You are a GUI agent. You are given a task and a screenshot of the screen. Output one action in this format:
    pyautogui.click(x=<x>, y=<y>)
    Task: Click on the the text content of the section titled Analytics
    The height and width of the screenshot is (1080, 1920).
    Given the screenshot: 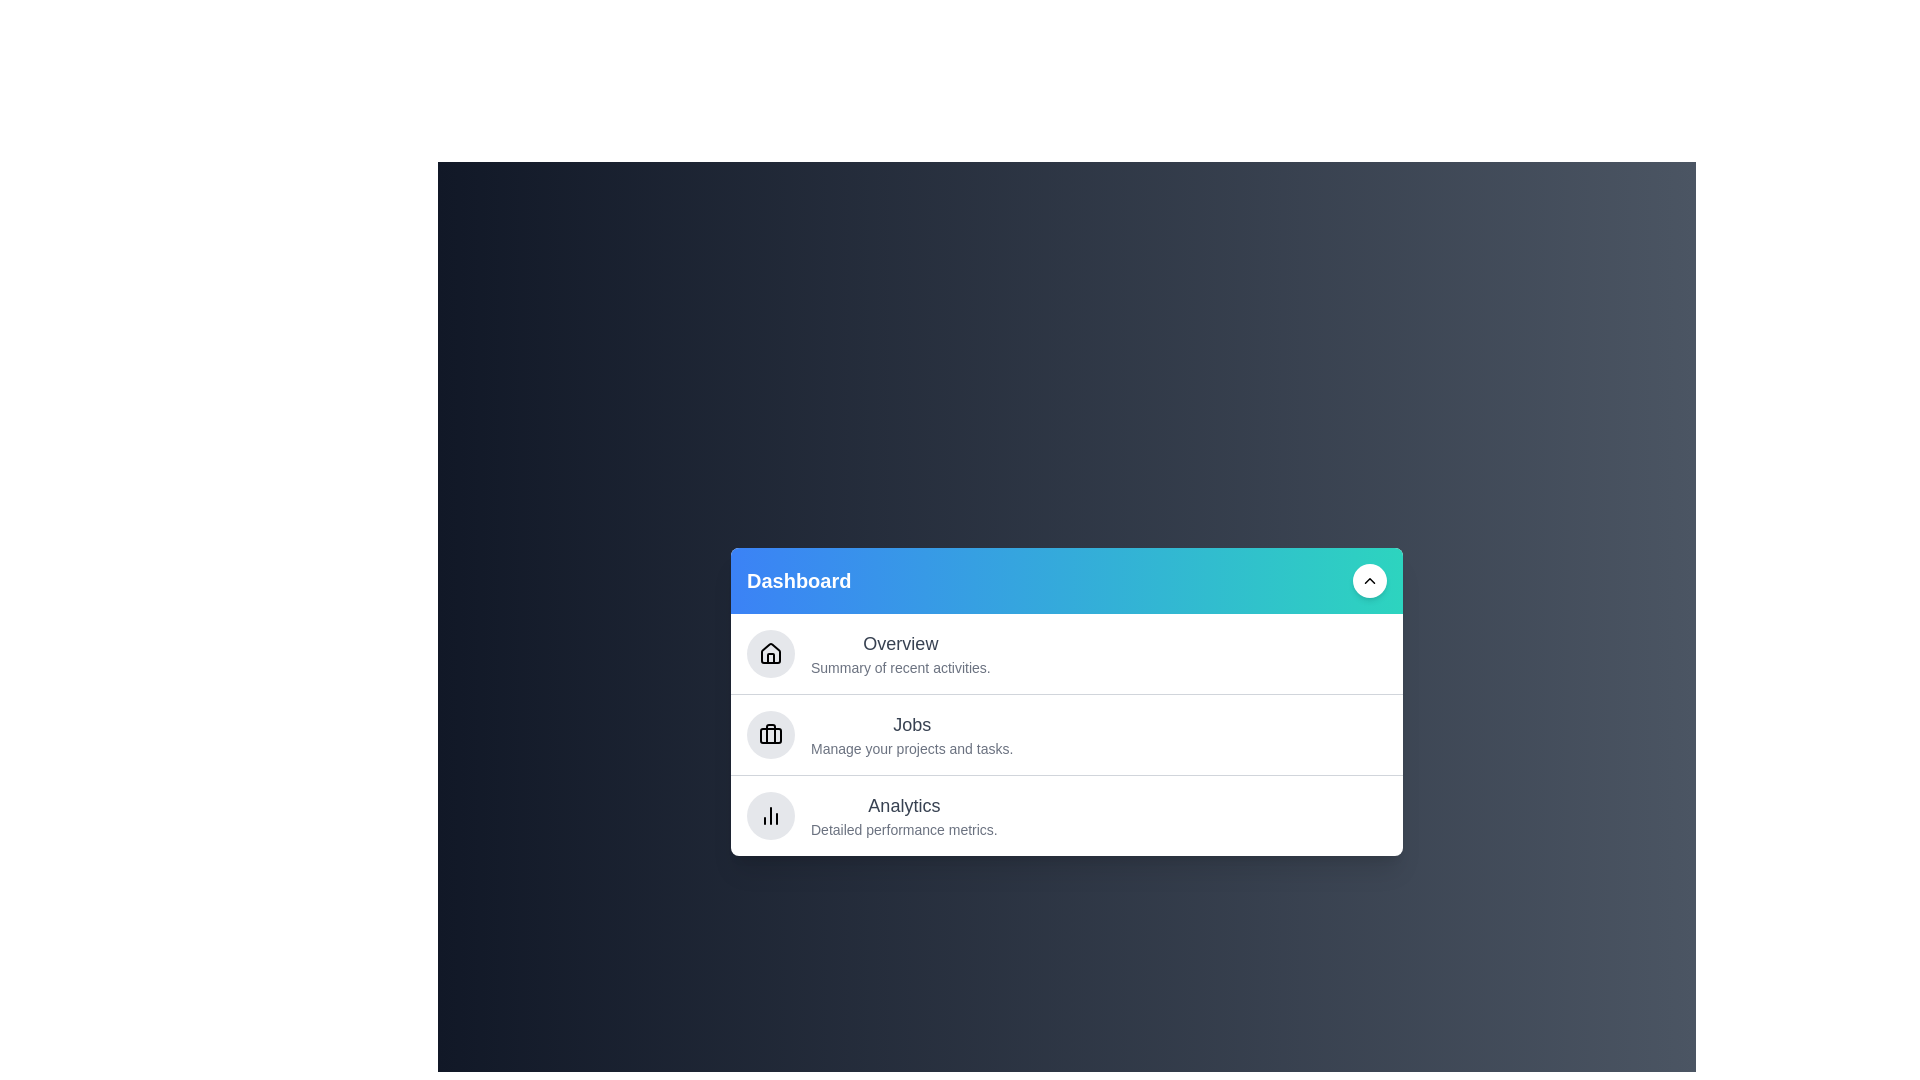 What is the action you would take?
    pyautogui.click(x=903, y=805)
    